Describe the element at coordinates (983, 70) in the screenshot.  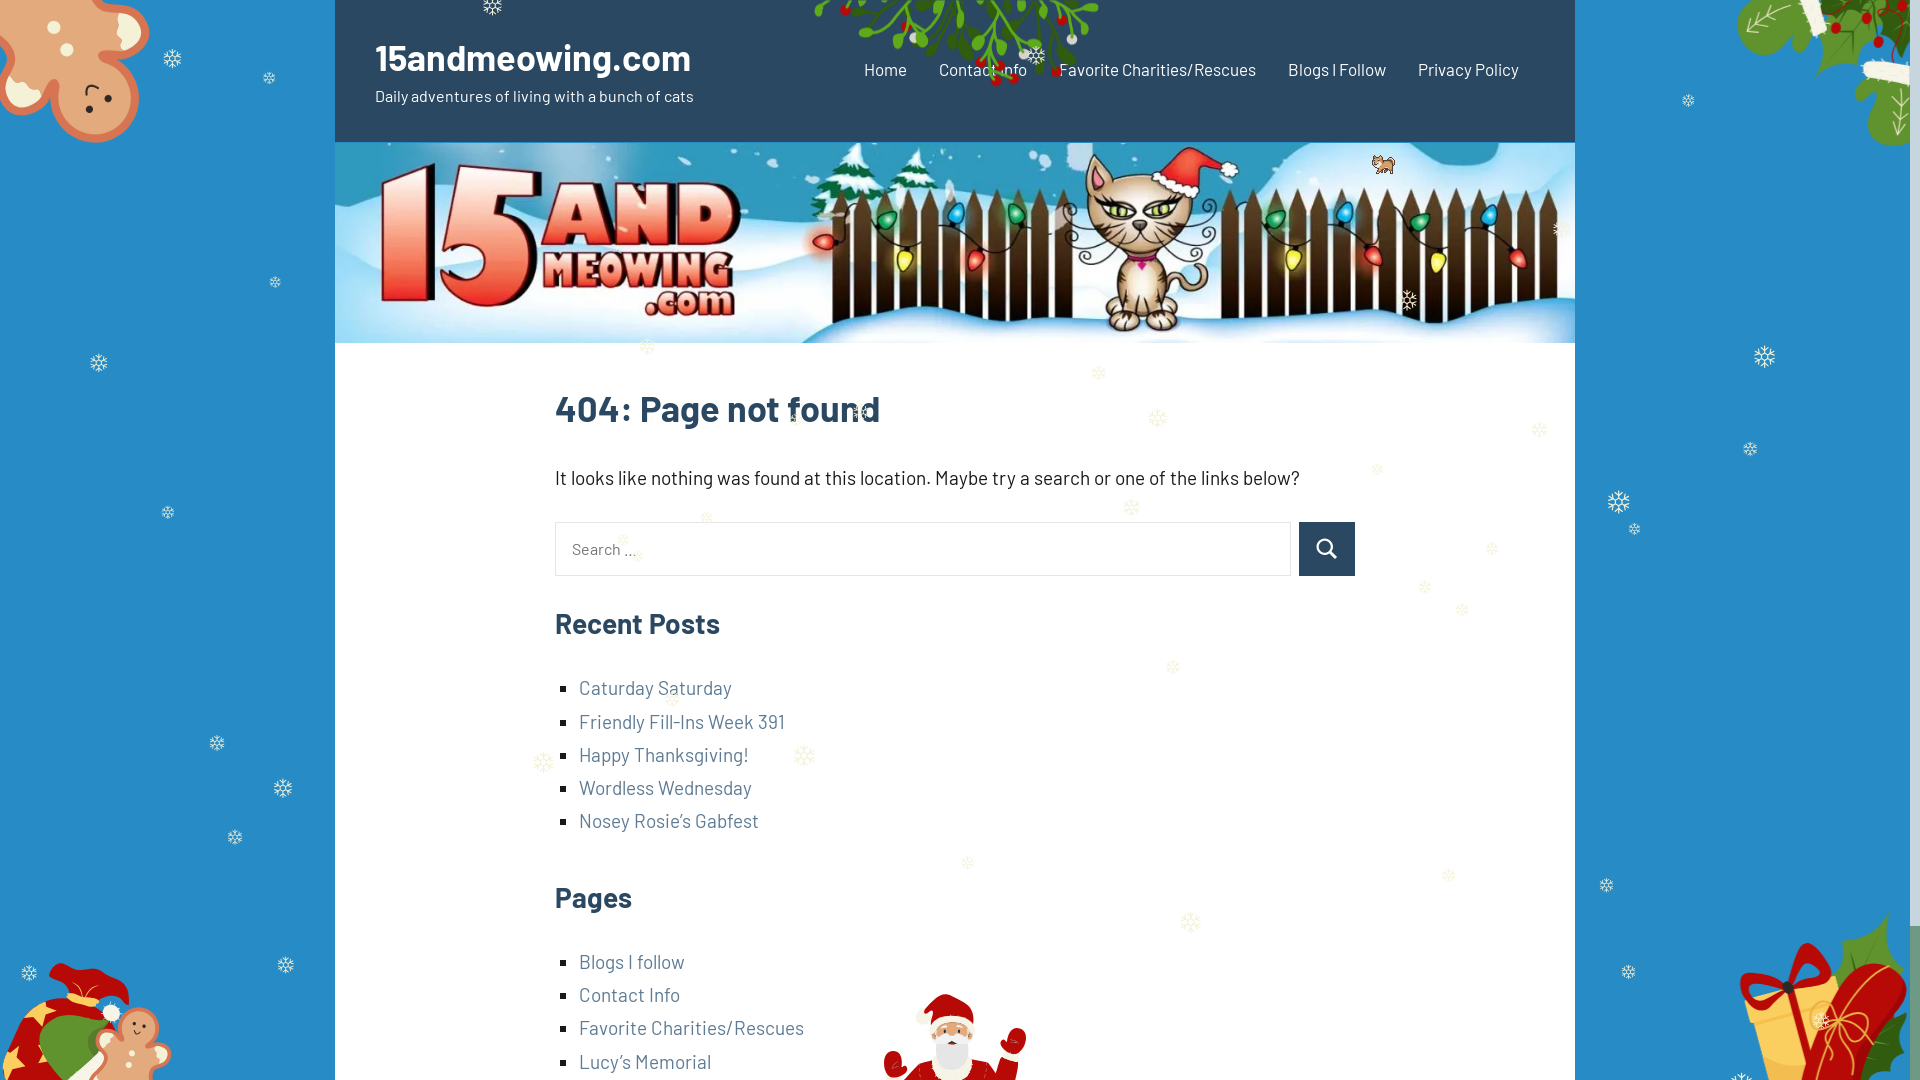
I see `'Contact Info'` at that location.